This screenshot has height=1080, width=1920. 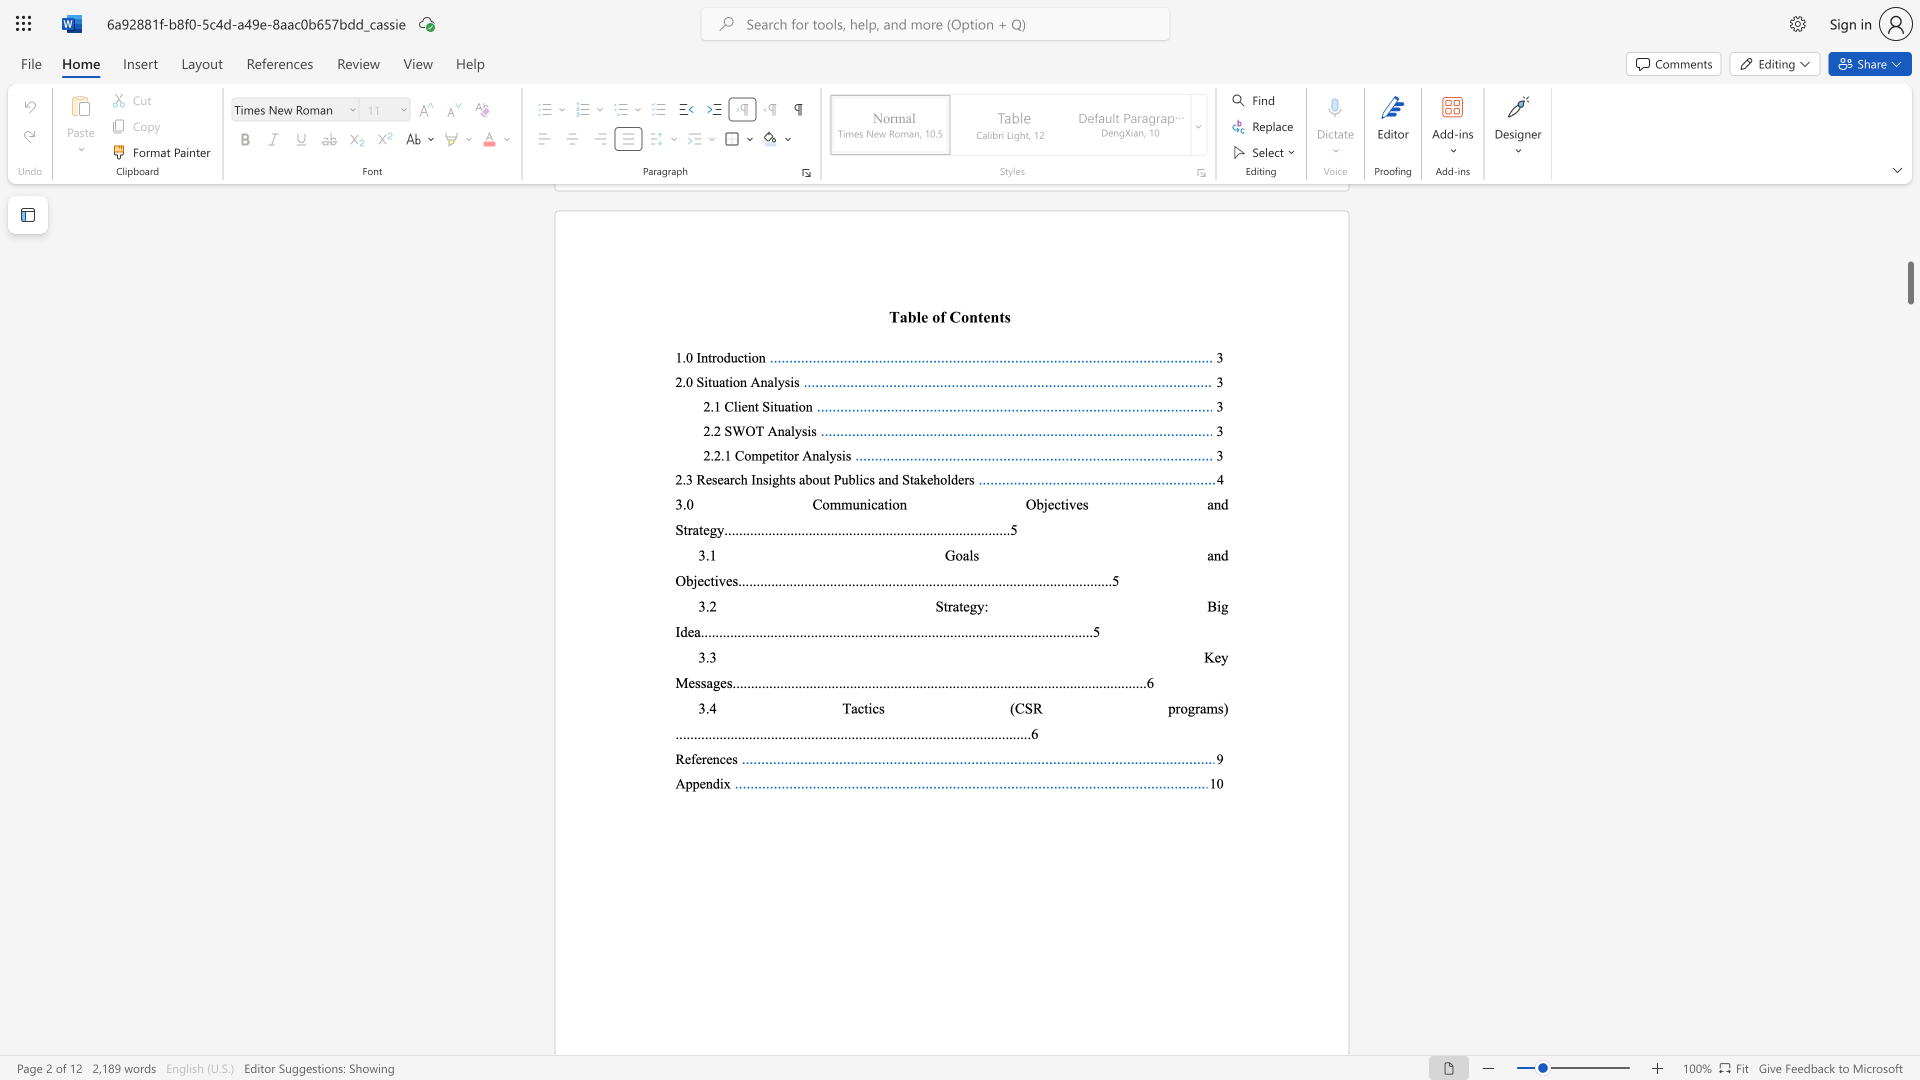 I want to click on the 1th character "(" in the text, so click(x=1012, y=707).